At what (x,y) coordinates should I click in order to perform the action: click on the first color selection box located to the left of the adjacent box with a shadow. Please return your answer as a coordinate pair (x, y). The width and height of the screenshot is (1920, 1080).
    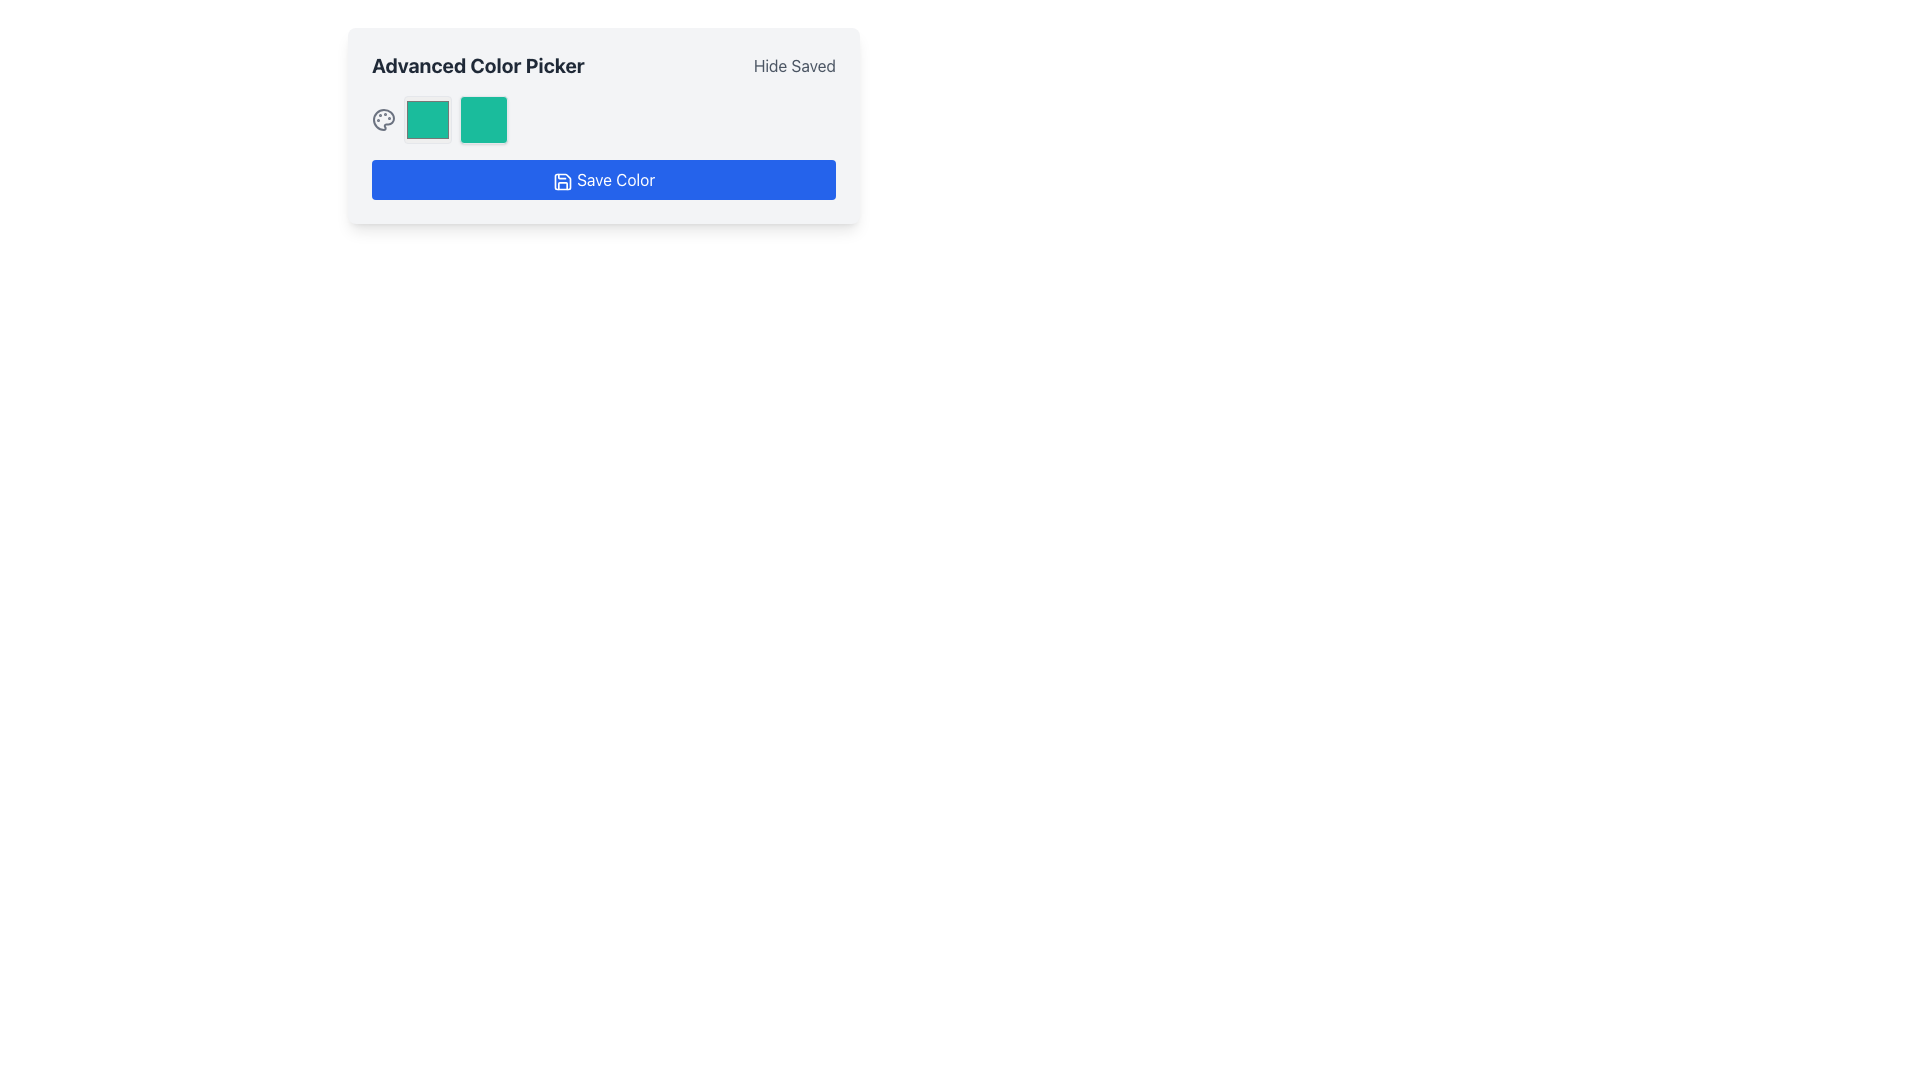
    Looking at the image, I should click on (426, 119).